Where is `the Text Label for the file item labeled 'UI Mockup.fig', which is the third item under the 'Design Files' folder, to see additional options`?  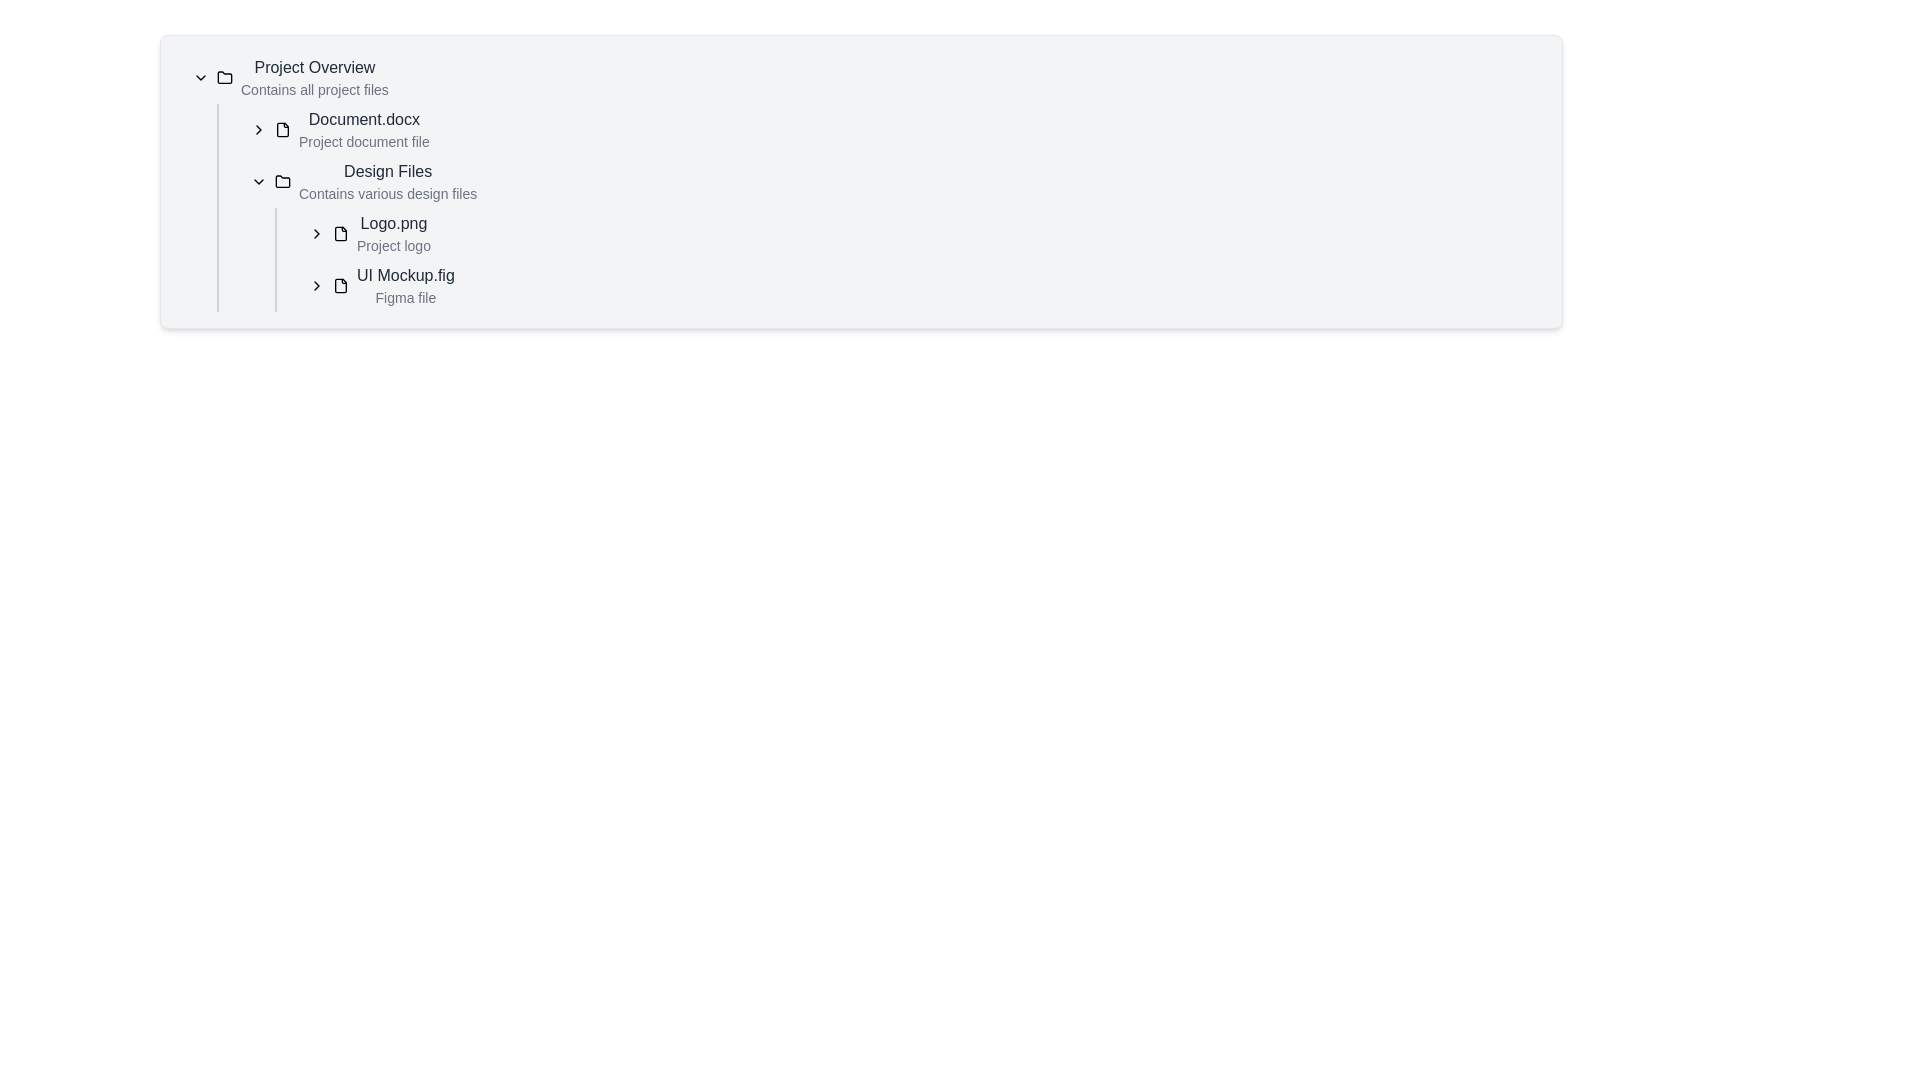 the Text Label for the file item labeled 'UI Mockup.fig', which is the third item under the 'Design Files' folder, to see additional options is located at coordinates (404, 285).